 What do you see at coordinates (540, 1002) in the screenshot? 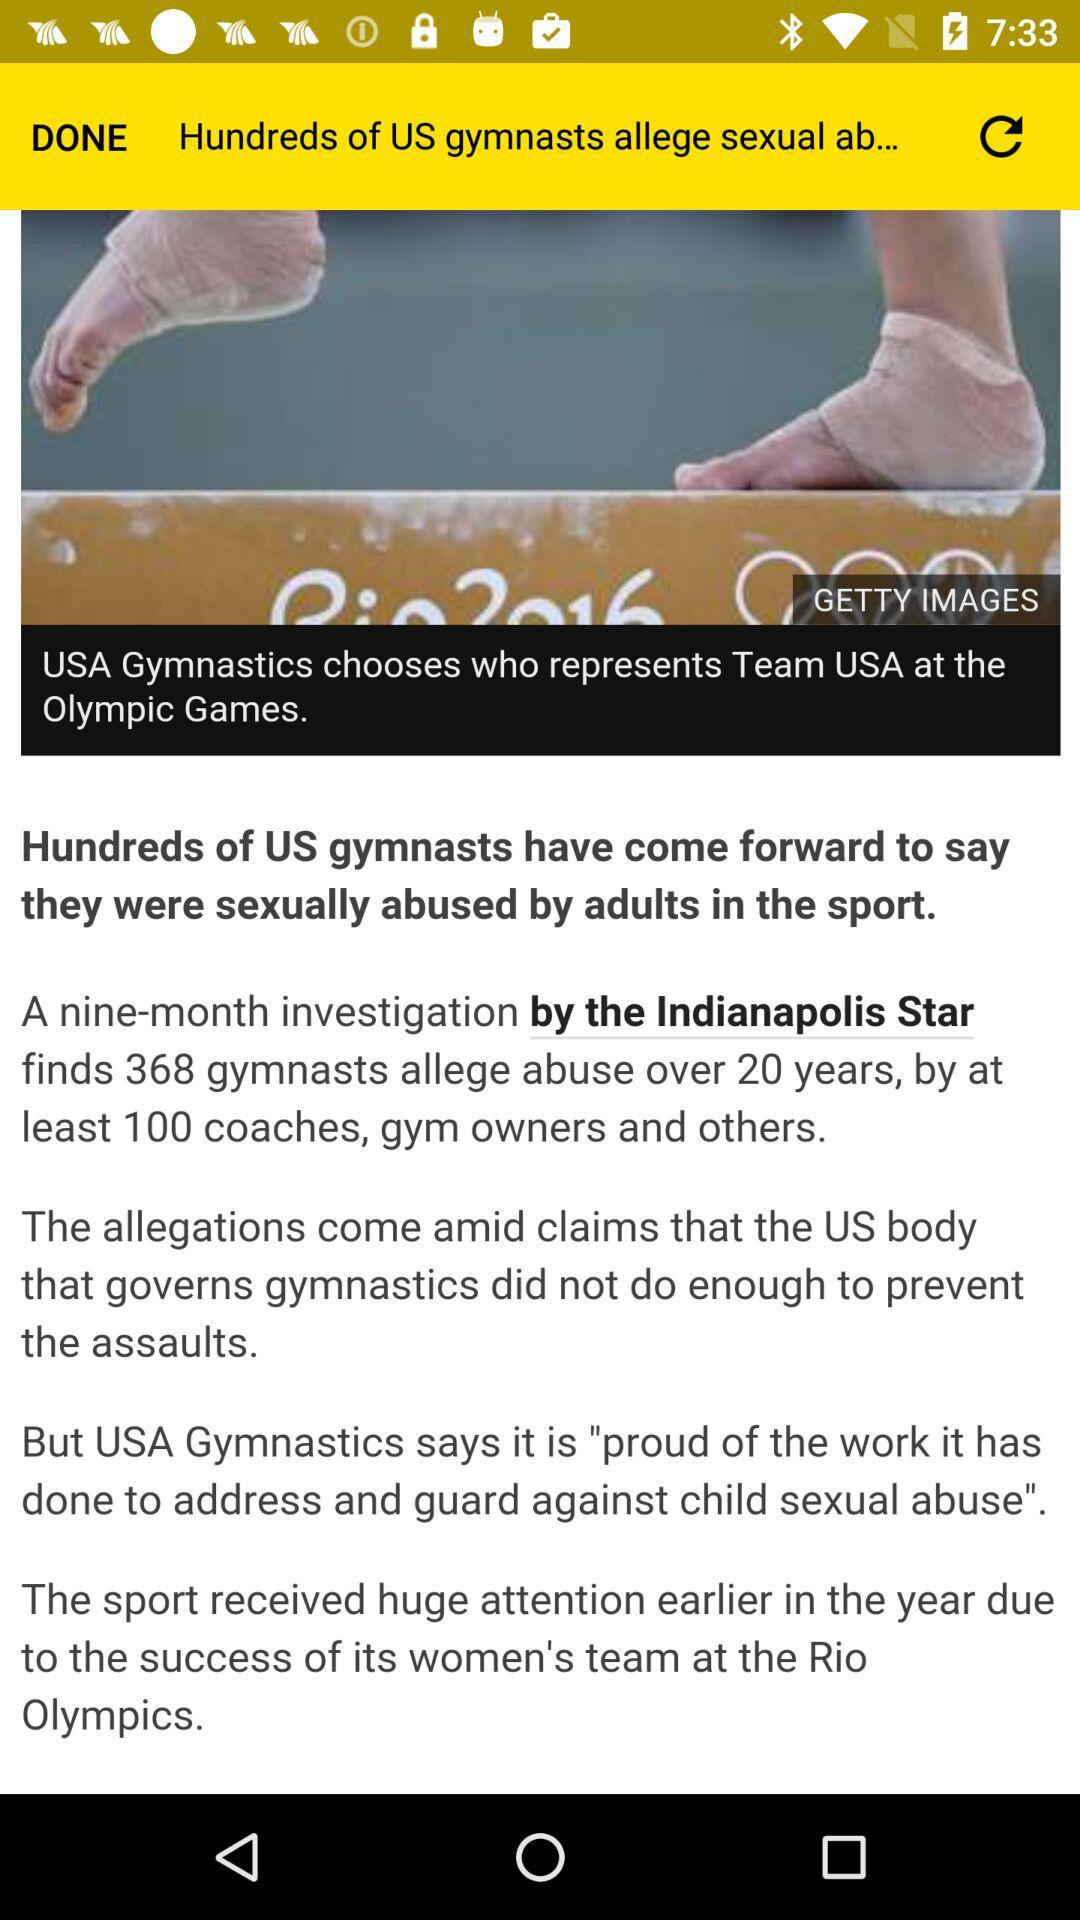
I see `internet blog` at bounding box center [540, 1002].